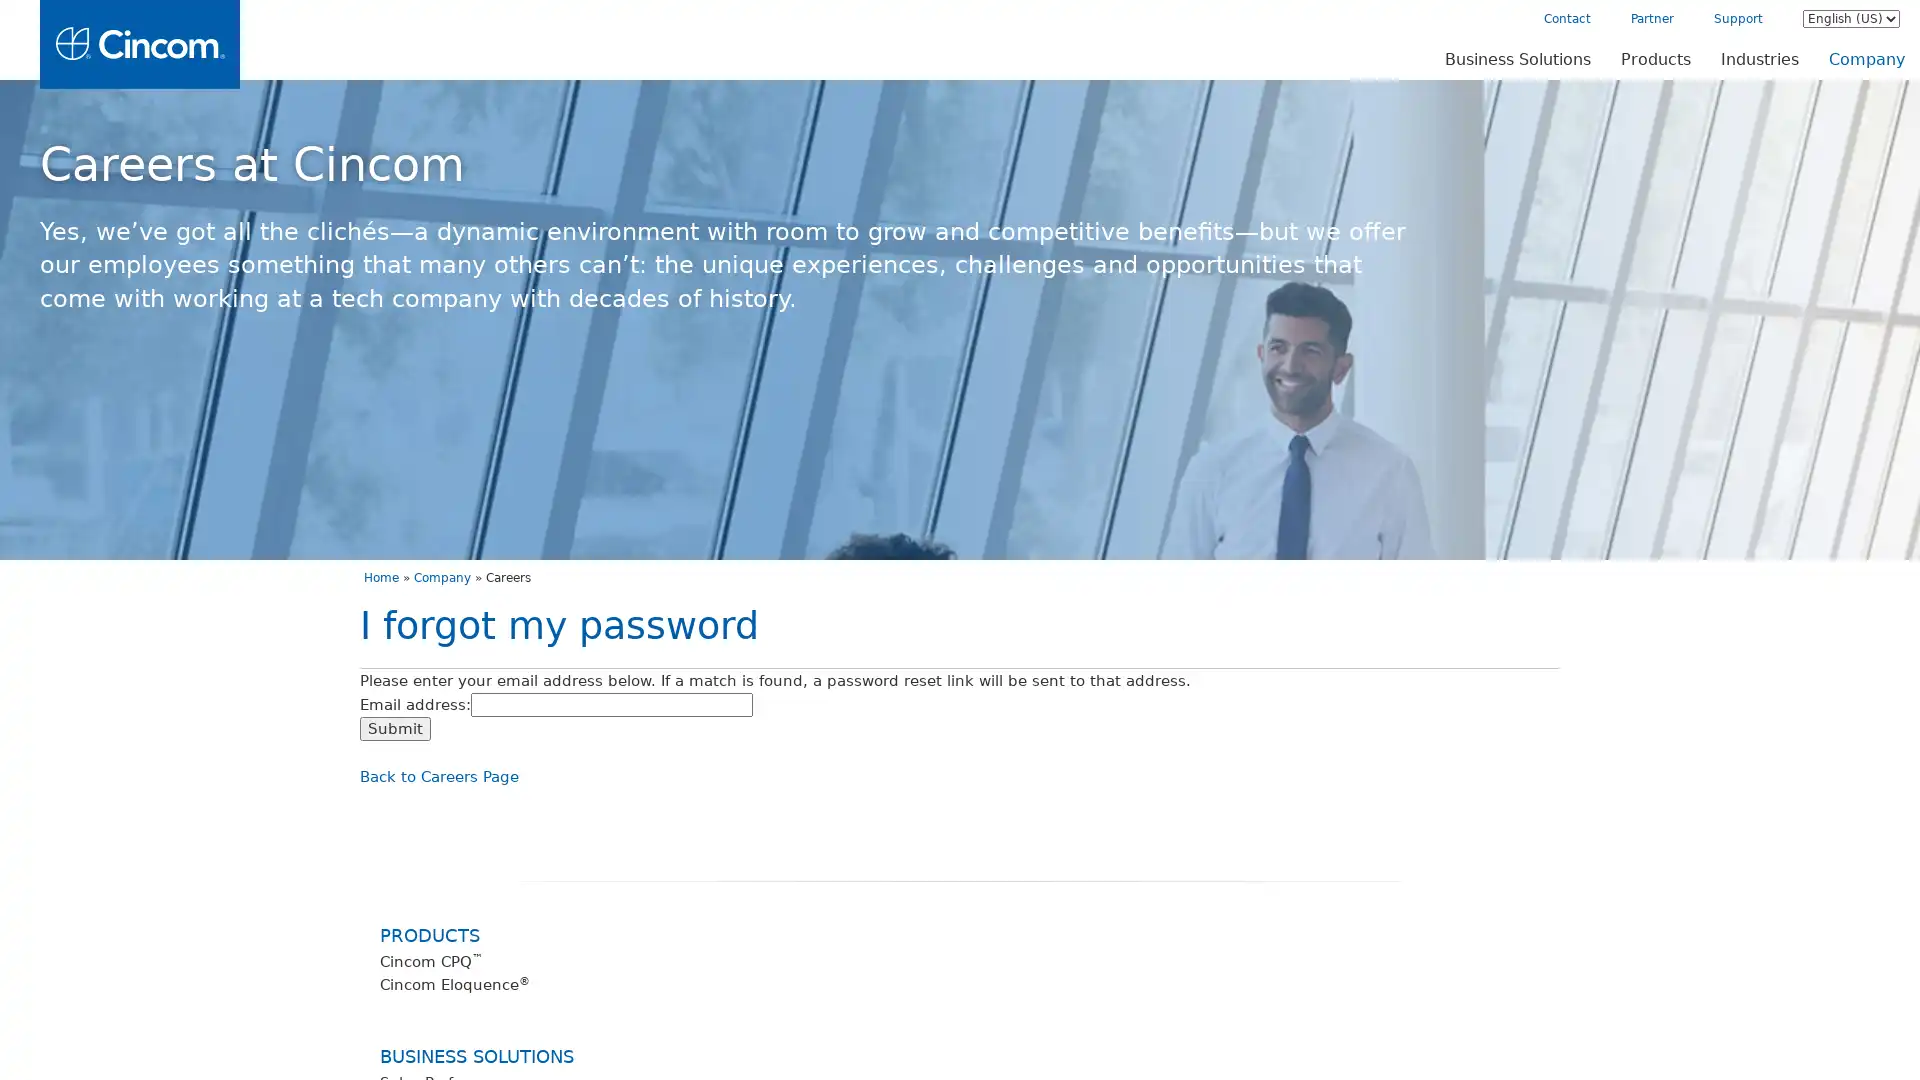  Describe the element at coordinates (395, 728) in the screenshot. I see `Submit` at that location.